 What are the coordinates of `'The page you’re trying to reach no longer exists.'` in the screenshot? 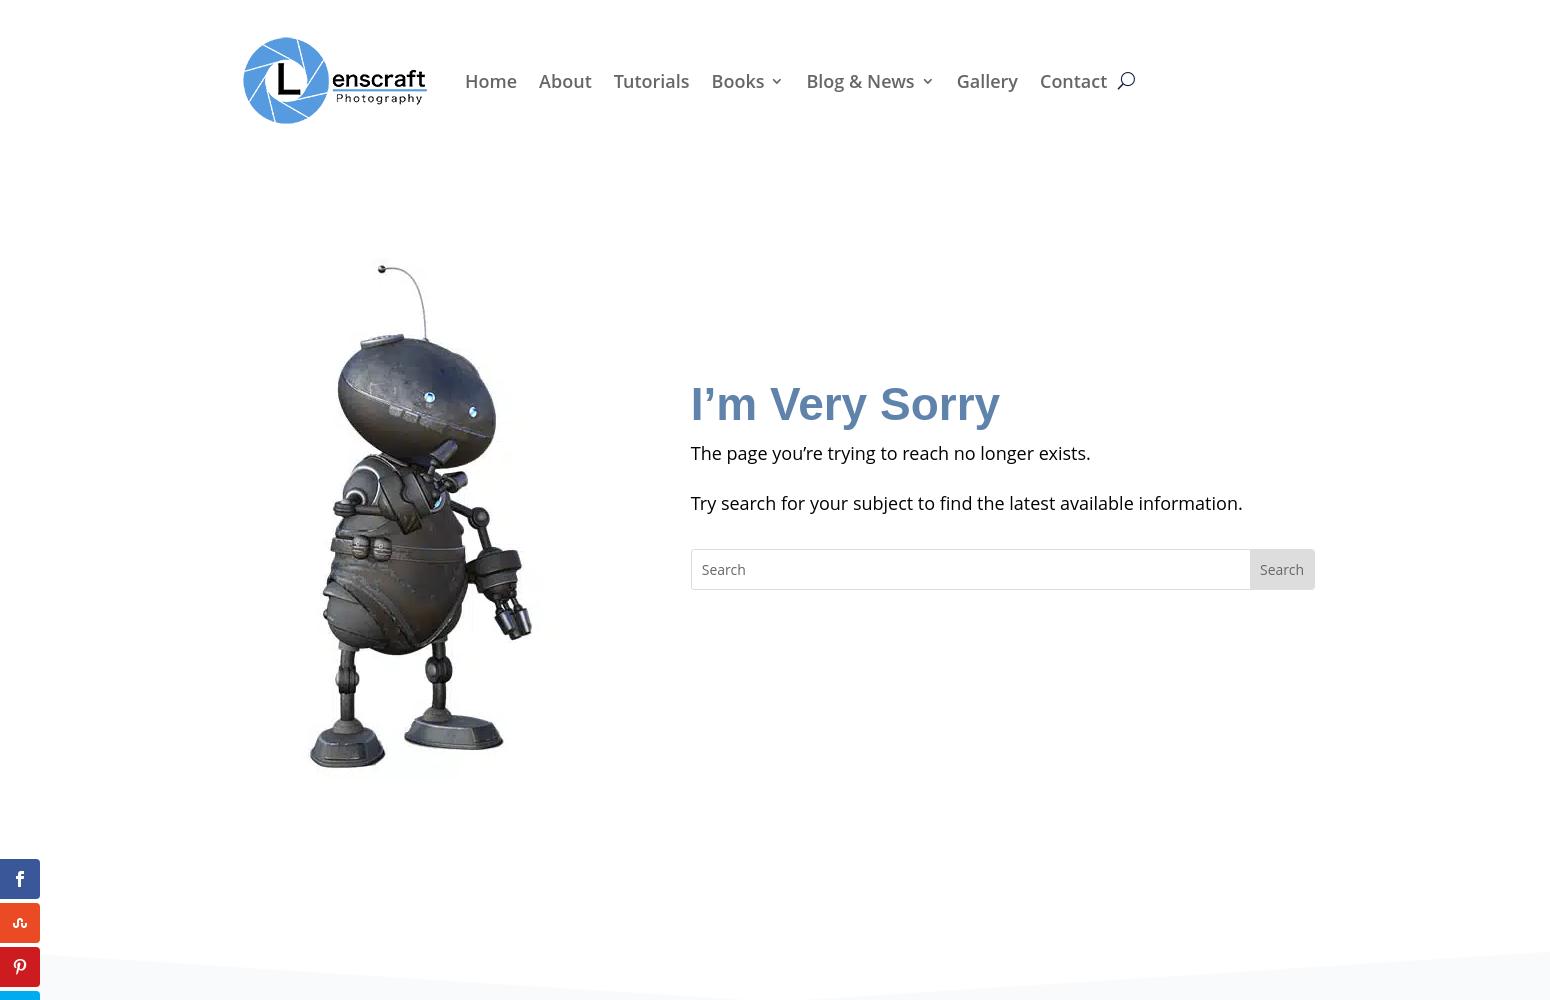 It's located at (689, 452).